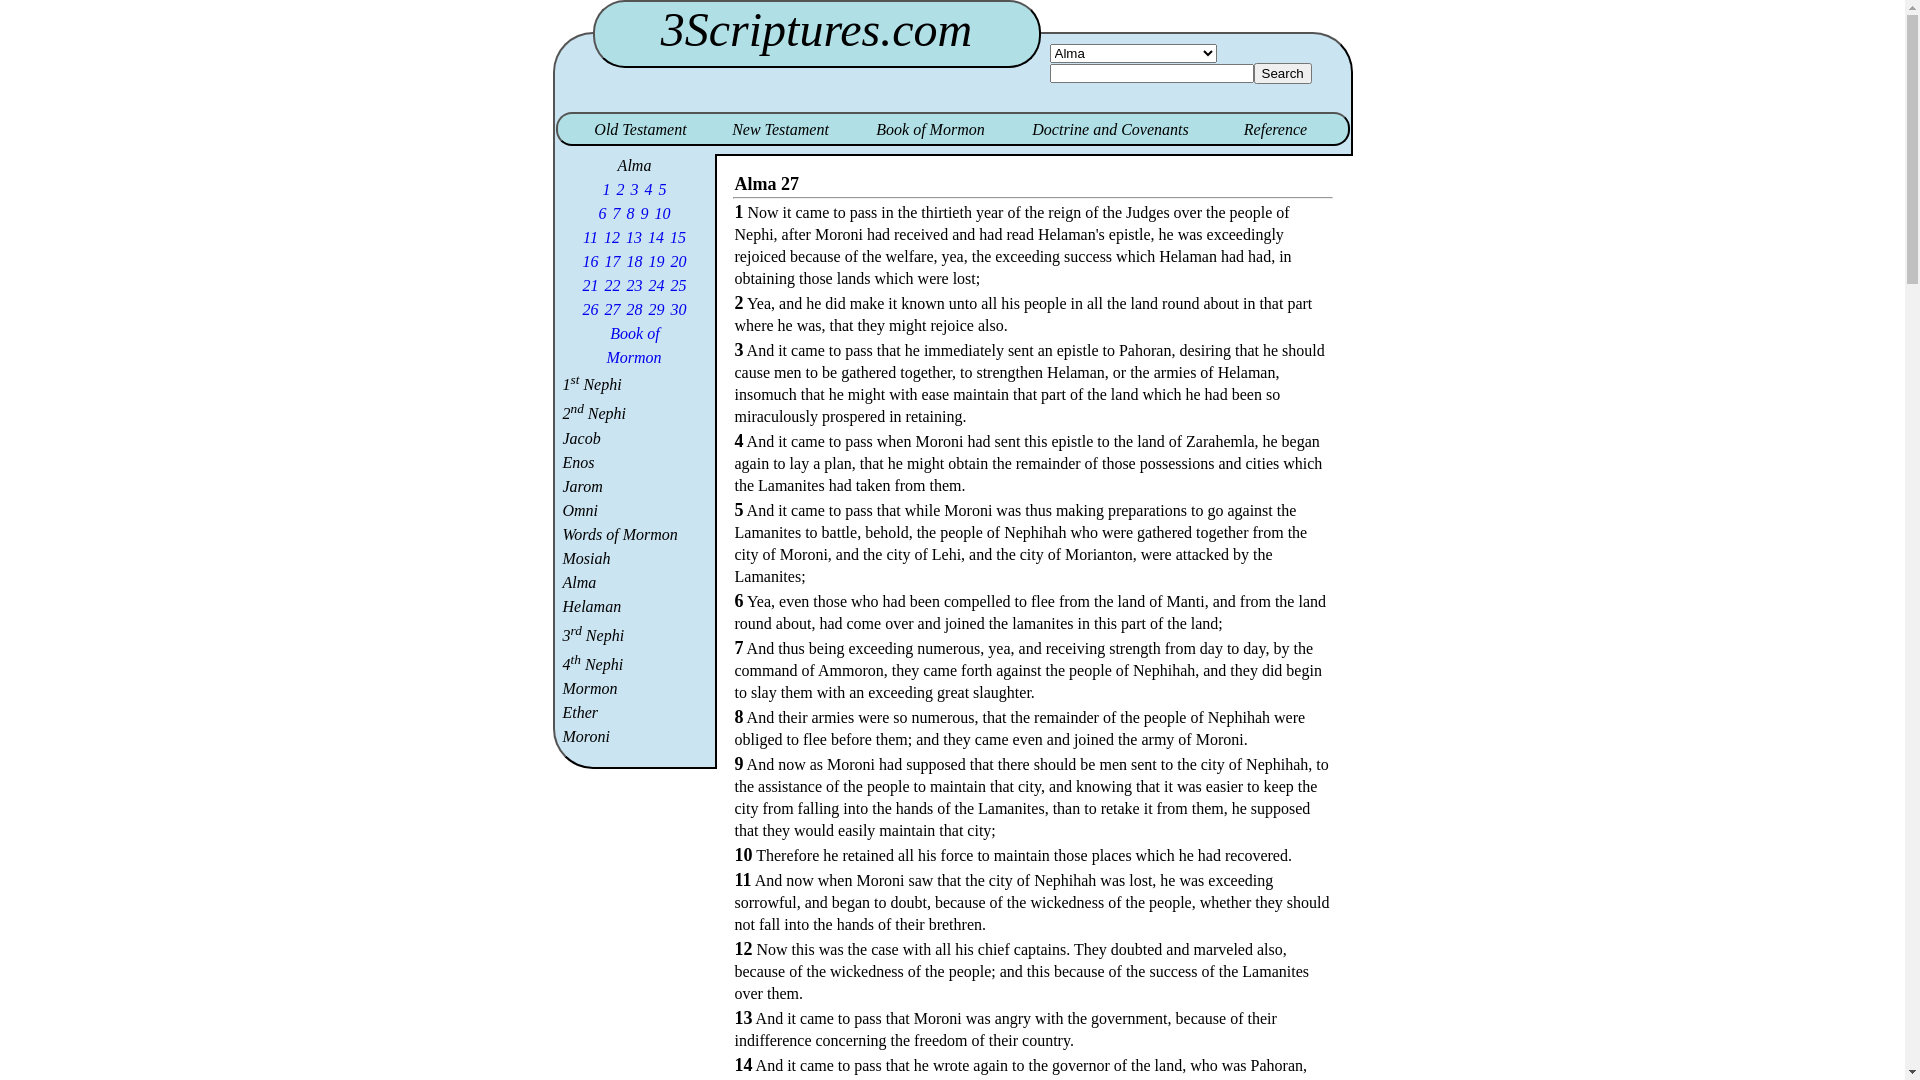 The height and width of the screenshot is (1080, 1920). What do you see at coordinates (633, 189) in the screenshot?
I see `'3'` at bounding box center [633, 189].